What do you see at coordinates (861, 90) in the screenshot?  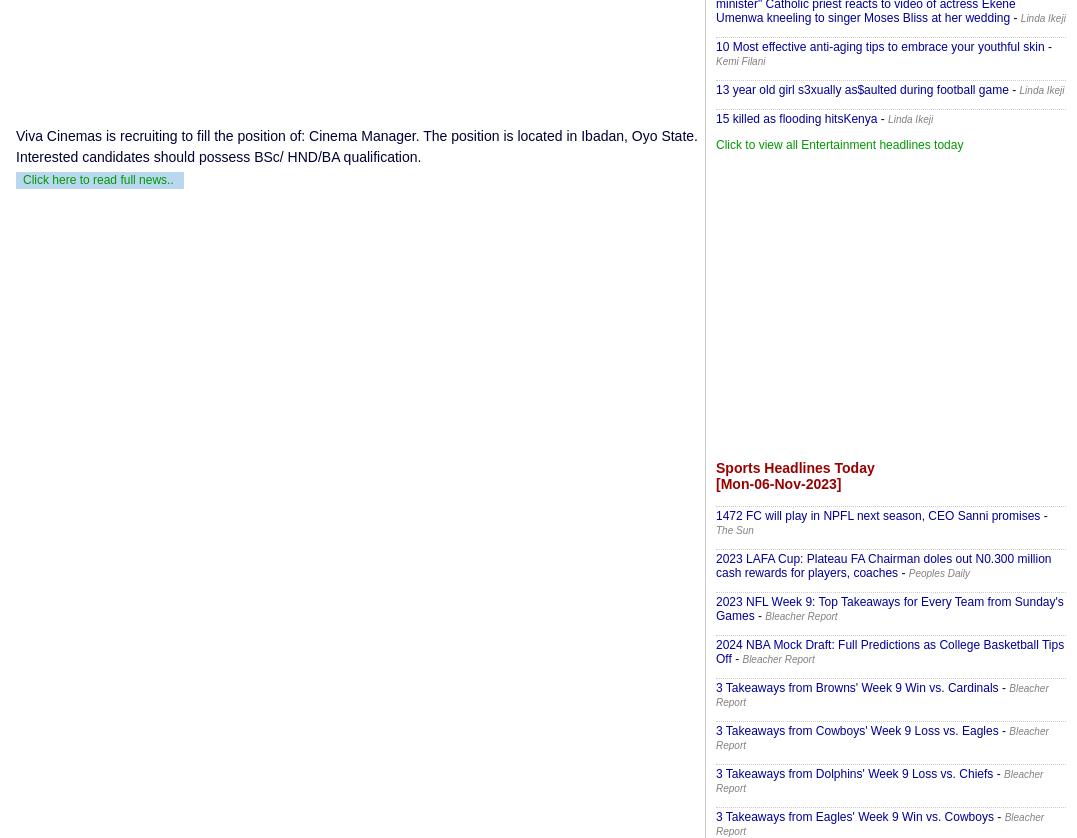 I see `'13 year old girl s3xually as$aulted during football game'` at bounding box center [861, 90].